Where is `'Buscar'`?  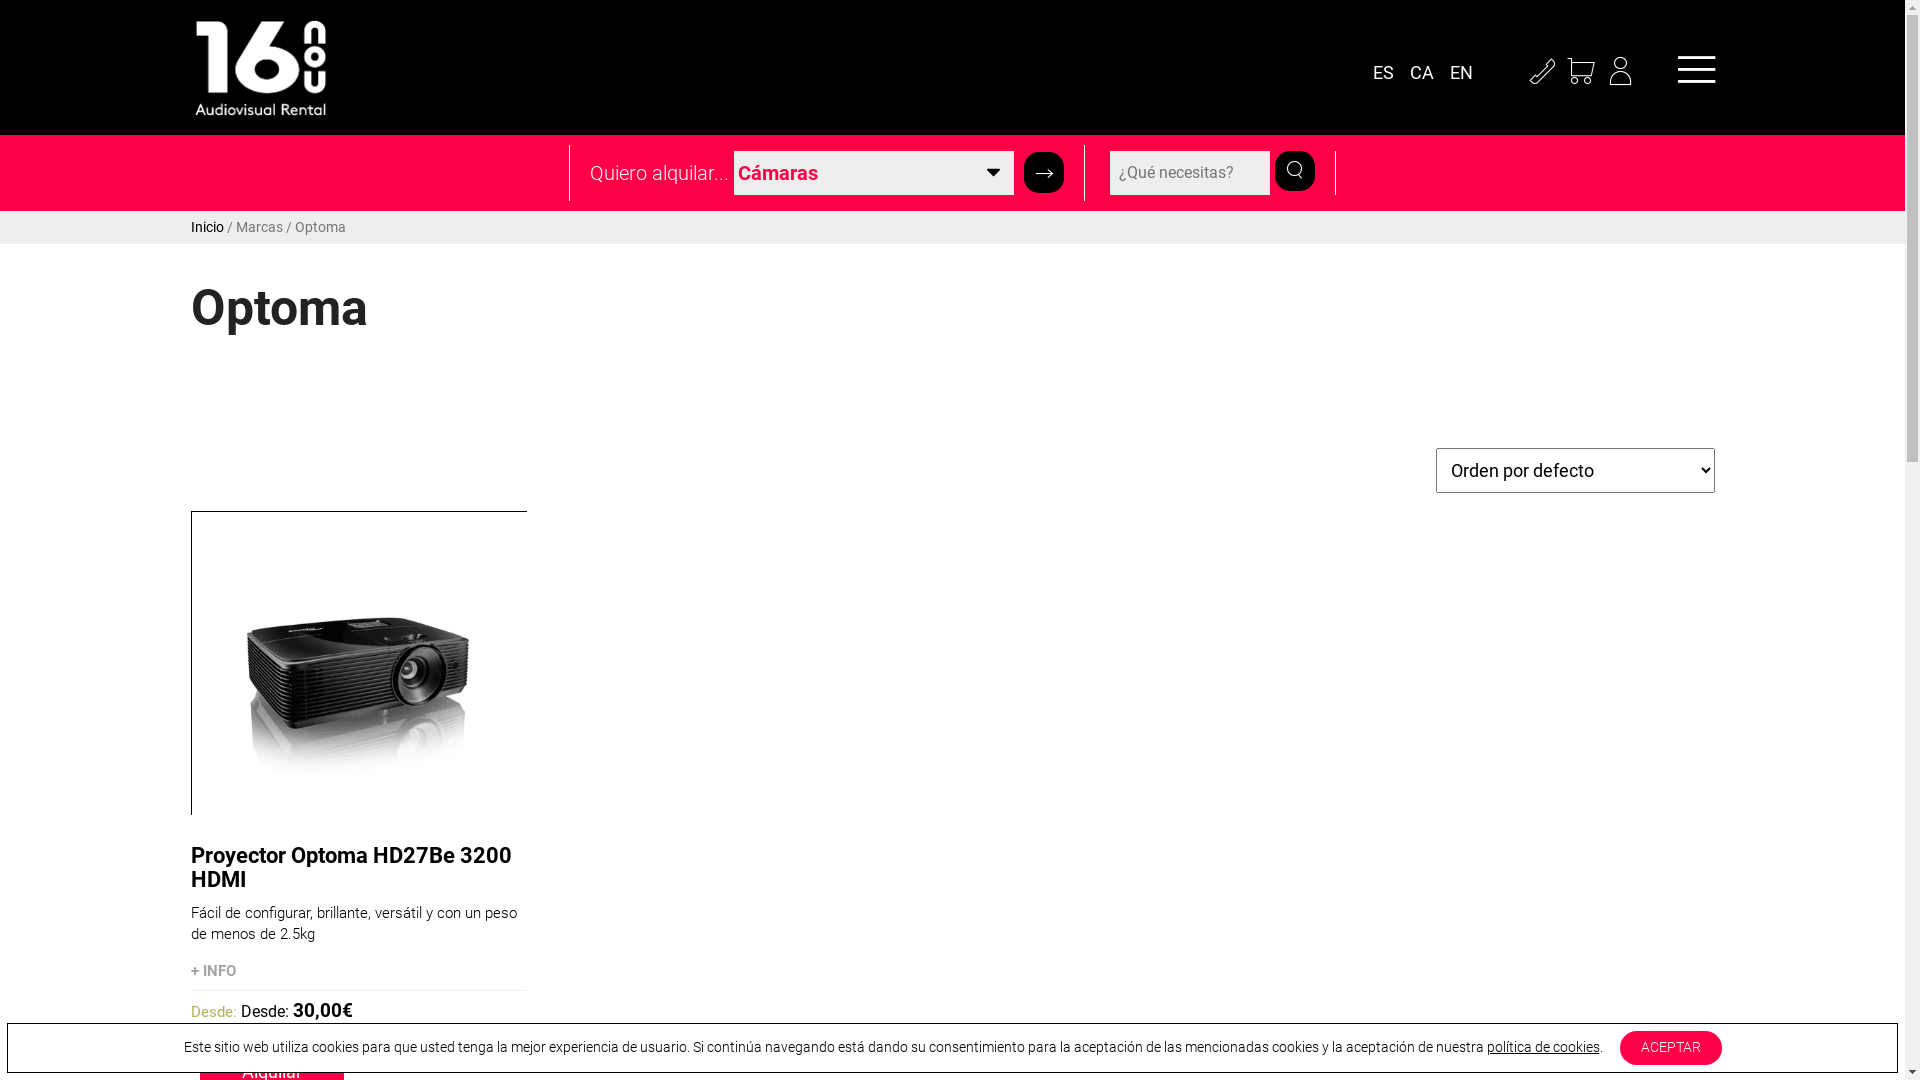
'Buscar' is located at coordinates (1042, 172).